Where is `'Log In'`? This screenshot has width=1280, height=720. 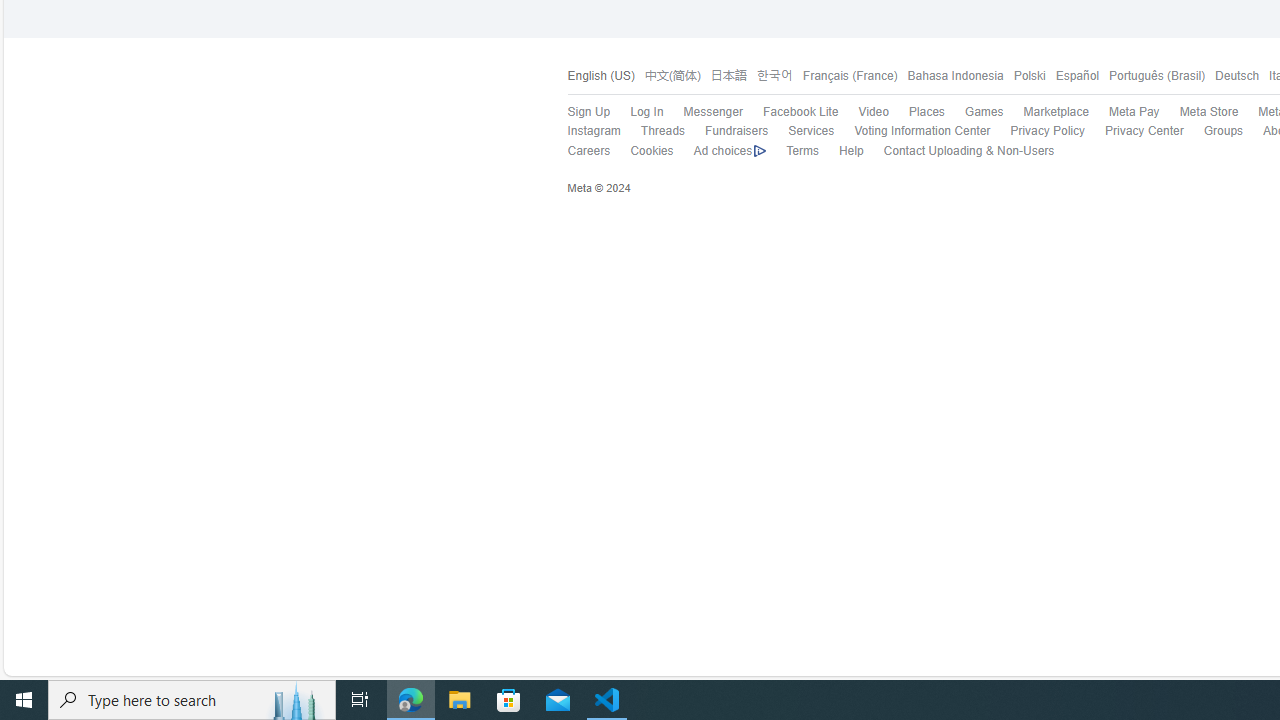
'Log In' is located at coordinates (647, 112).